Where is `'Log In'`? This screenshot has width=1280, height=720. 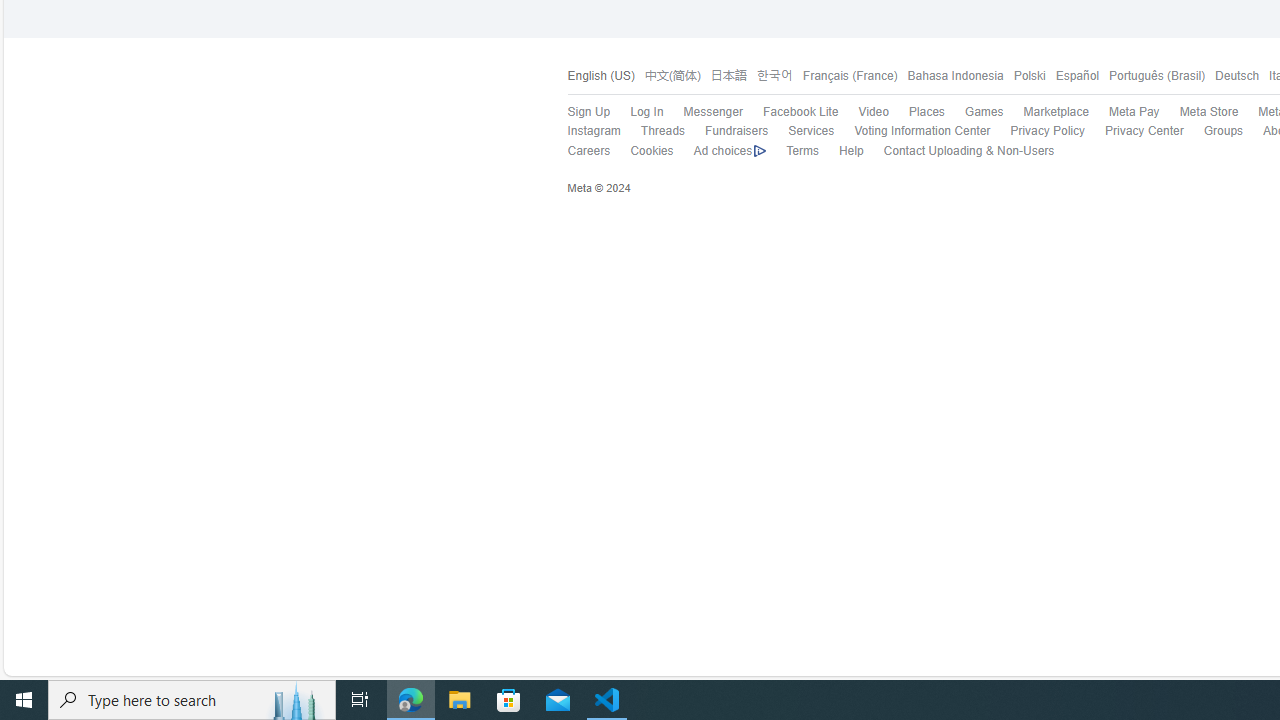
'Log In' is located at coordinates (647, 112).